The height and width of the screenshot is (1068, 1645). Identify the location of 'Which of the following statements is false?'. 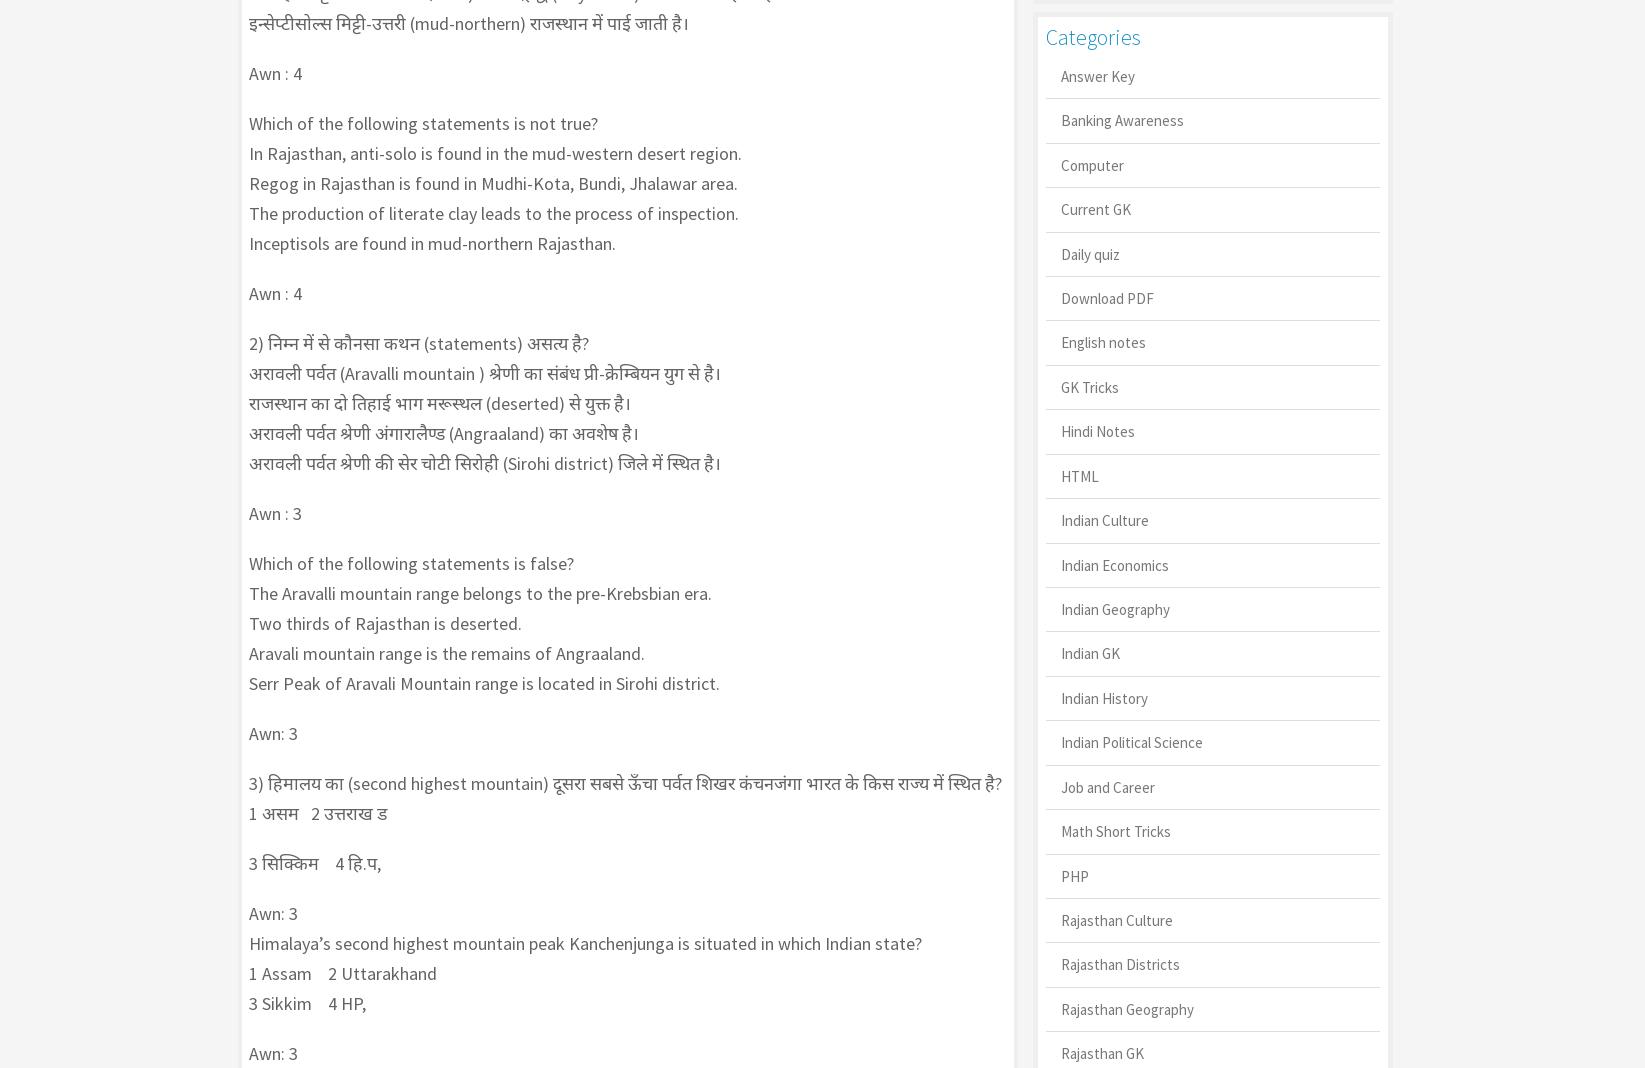
(248, 562).